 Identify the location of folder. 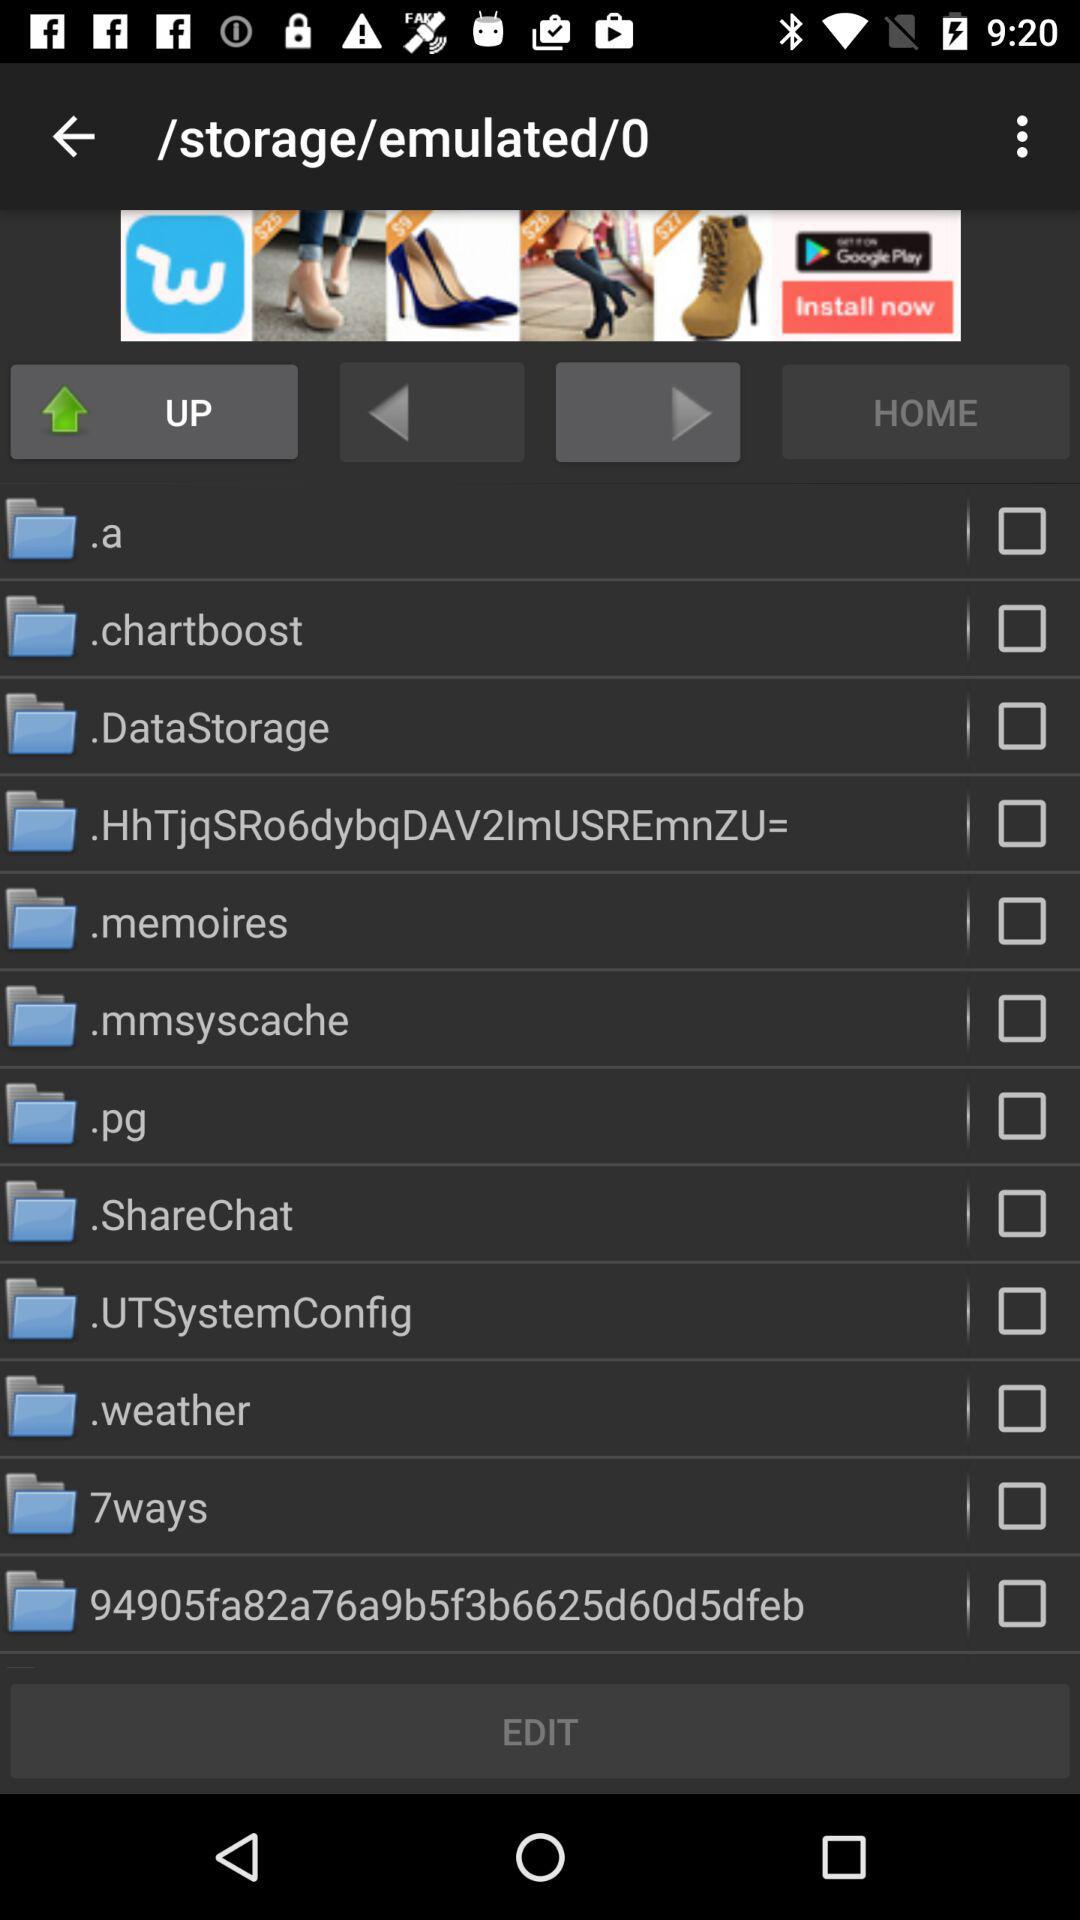
(1024, 1115).